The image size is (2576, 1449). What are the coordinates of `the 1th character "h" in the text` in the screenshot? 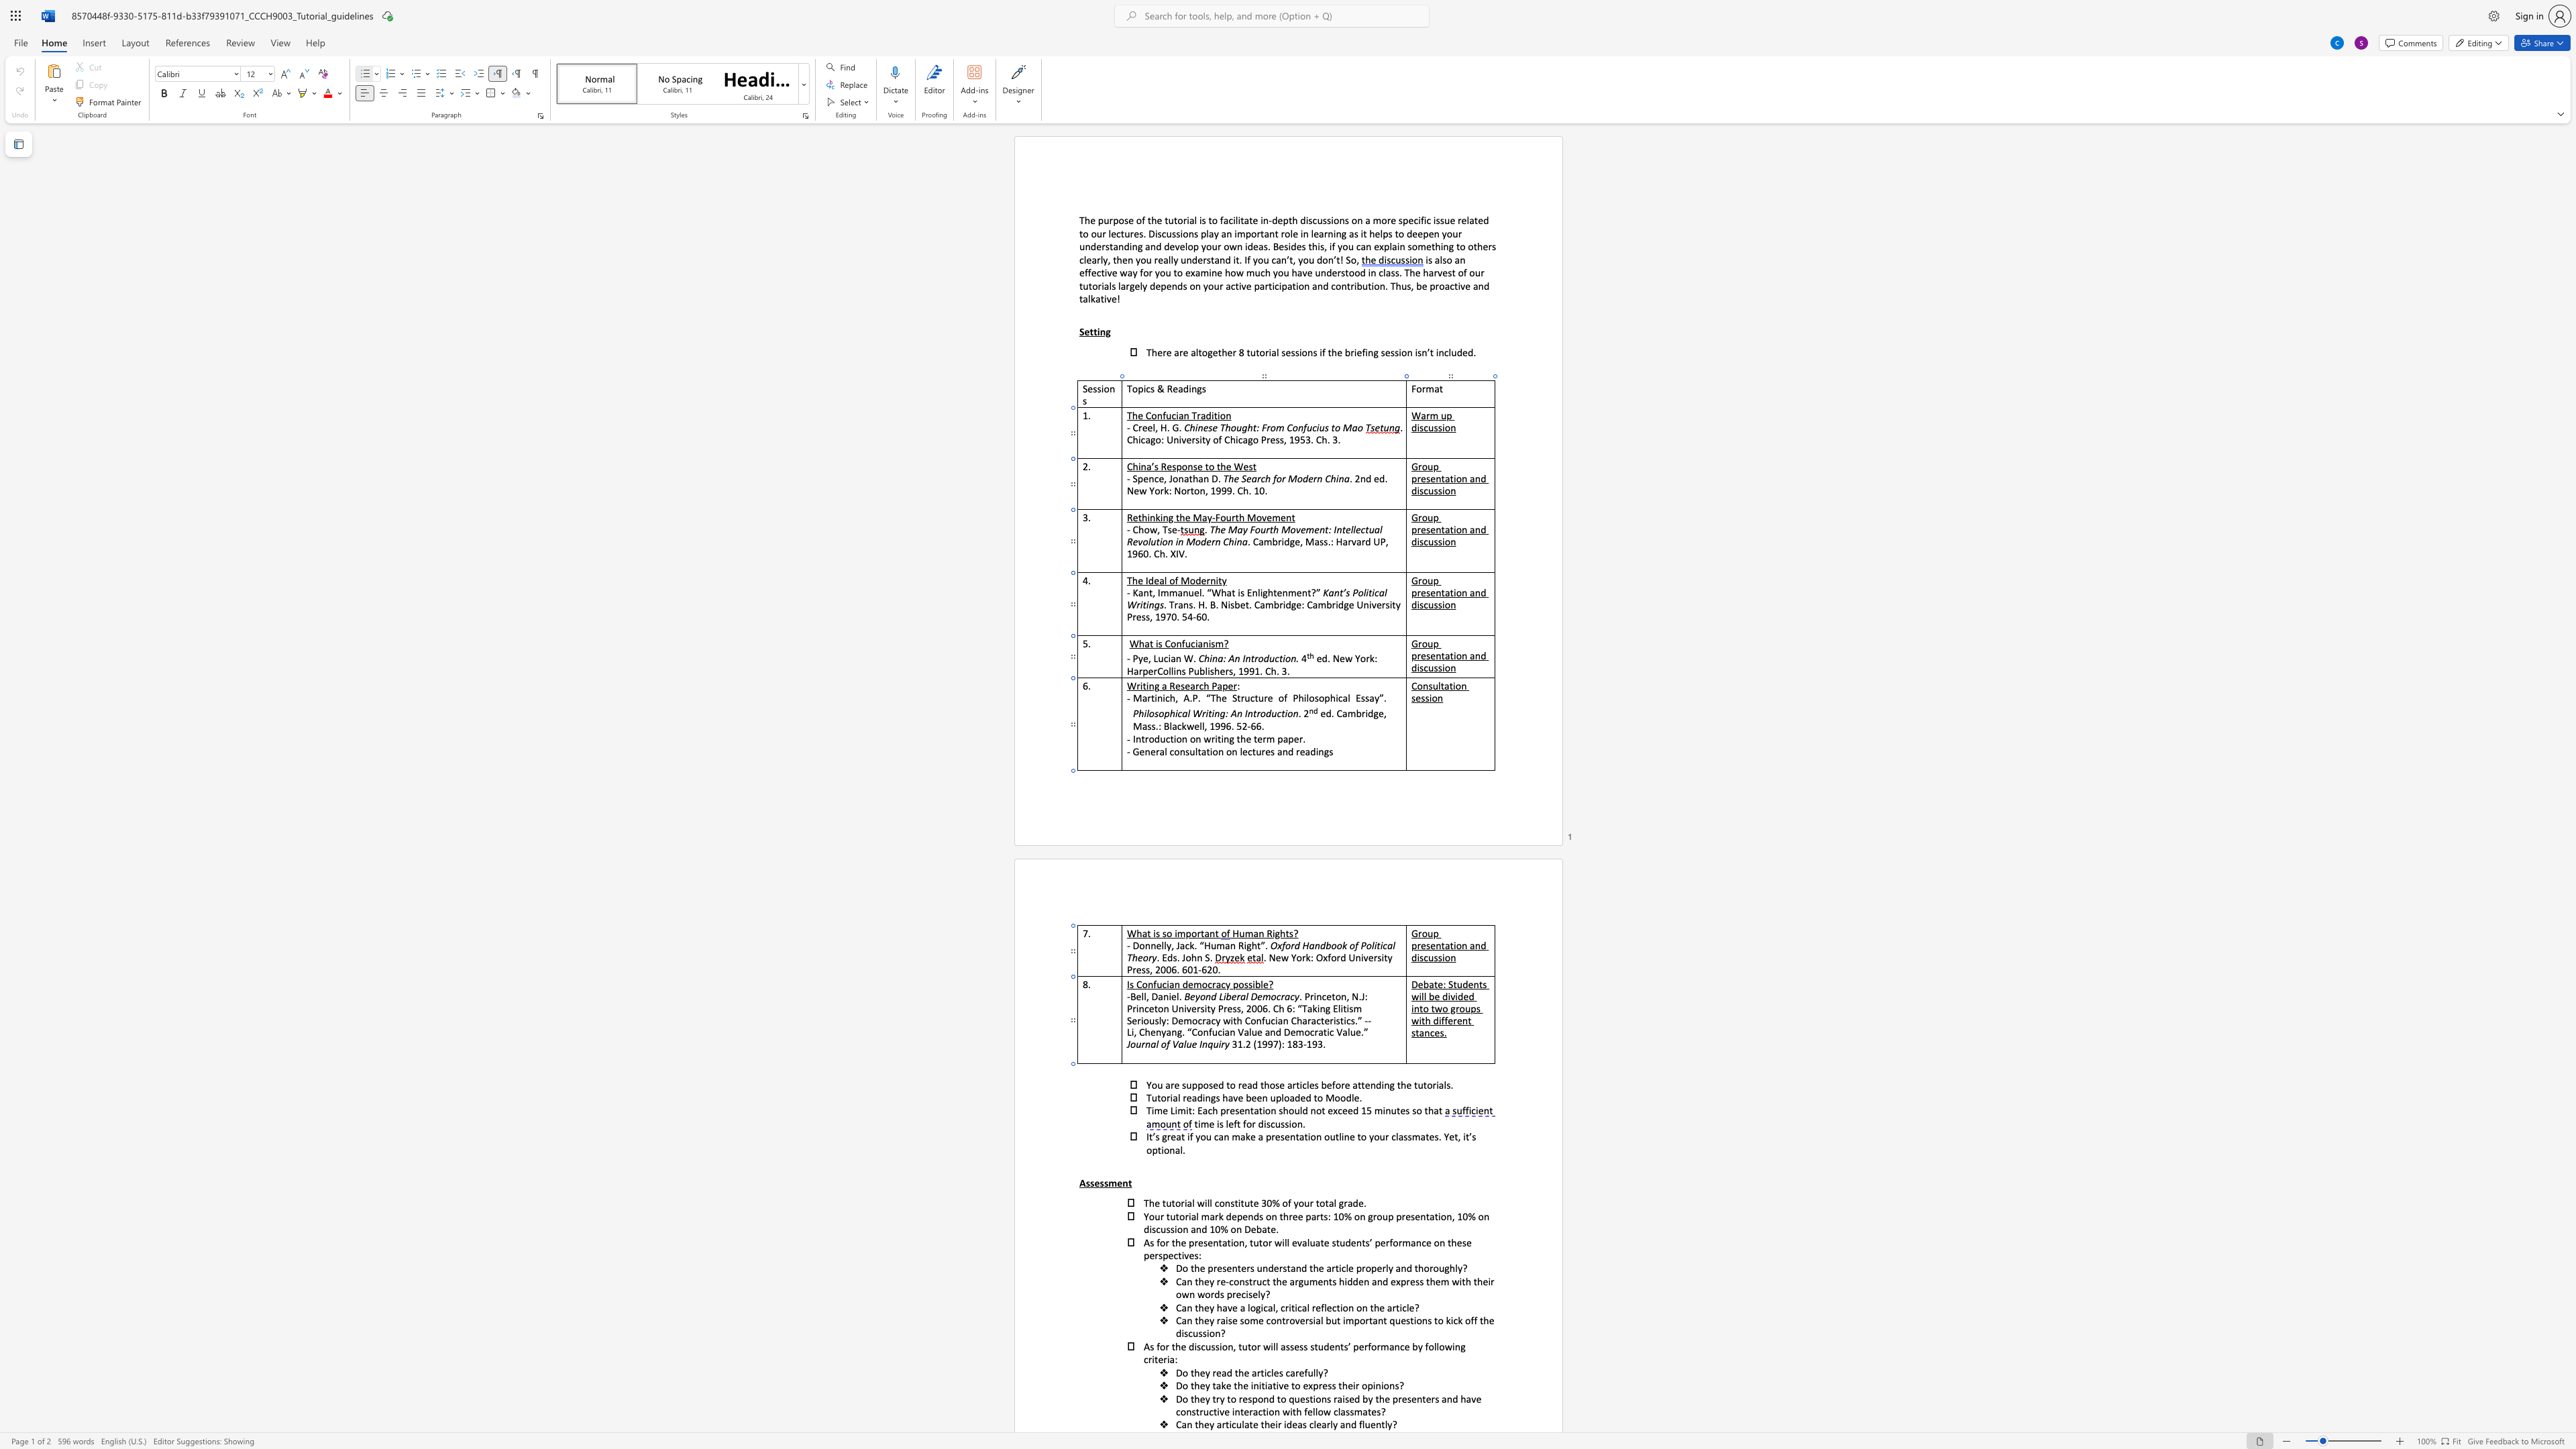 It's located at (1196, 1385).